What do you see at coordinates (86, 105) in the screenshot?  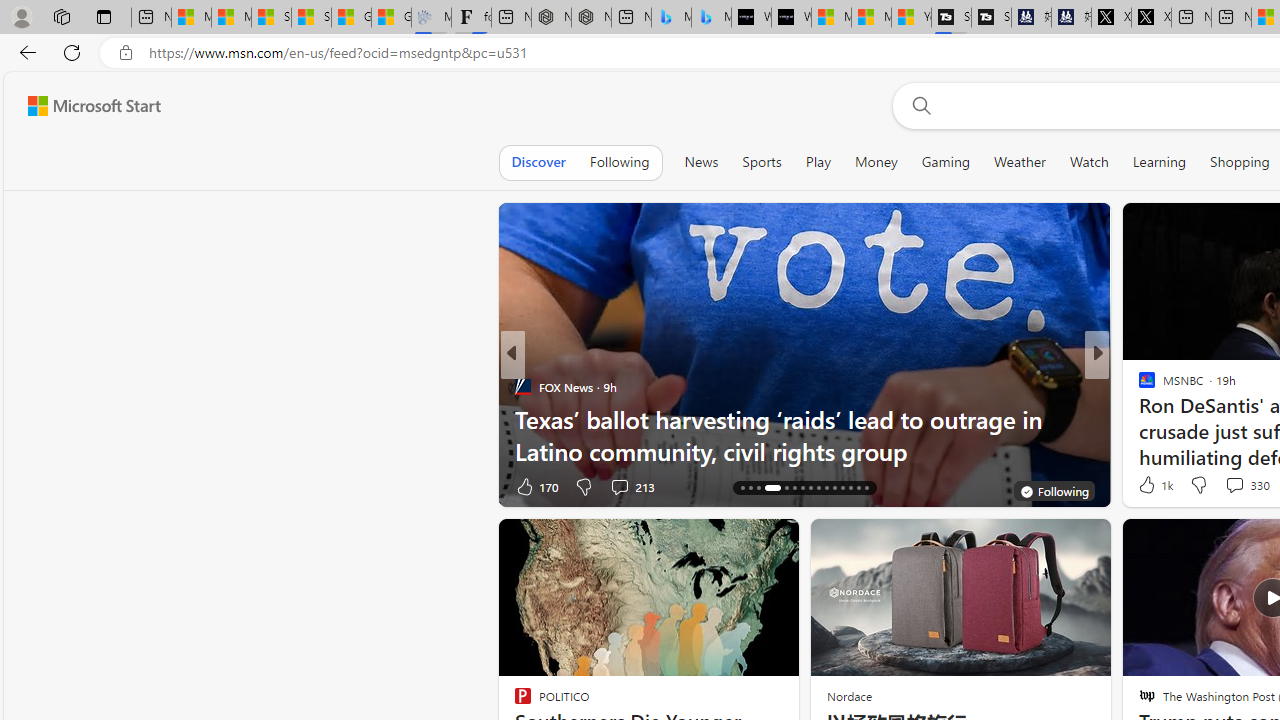 I see `'Skip to content'` at bounding box center [86, 105].